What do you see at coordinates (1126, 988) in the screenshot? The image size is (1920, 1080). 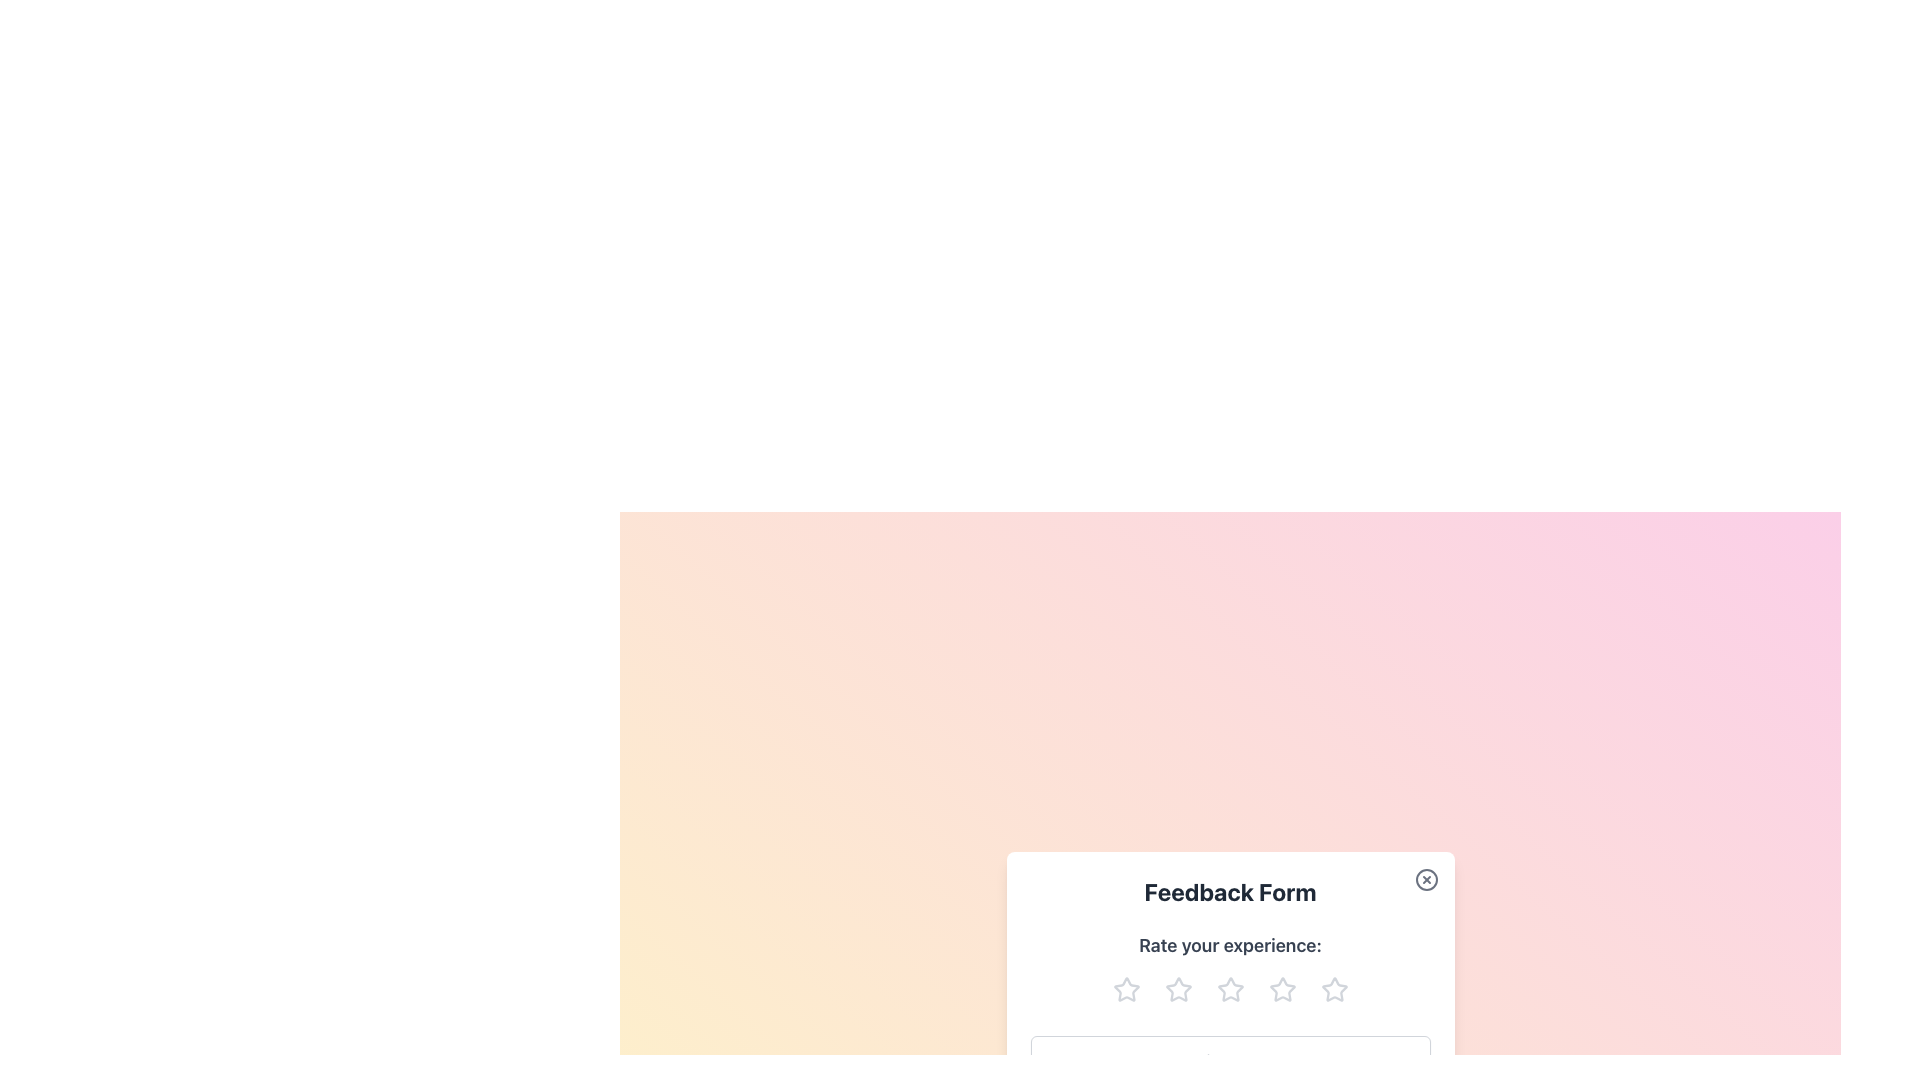 I see `the leftmost star icon in the rating section` at bounding box center [1126, 988].